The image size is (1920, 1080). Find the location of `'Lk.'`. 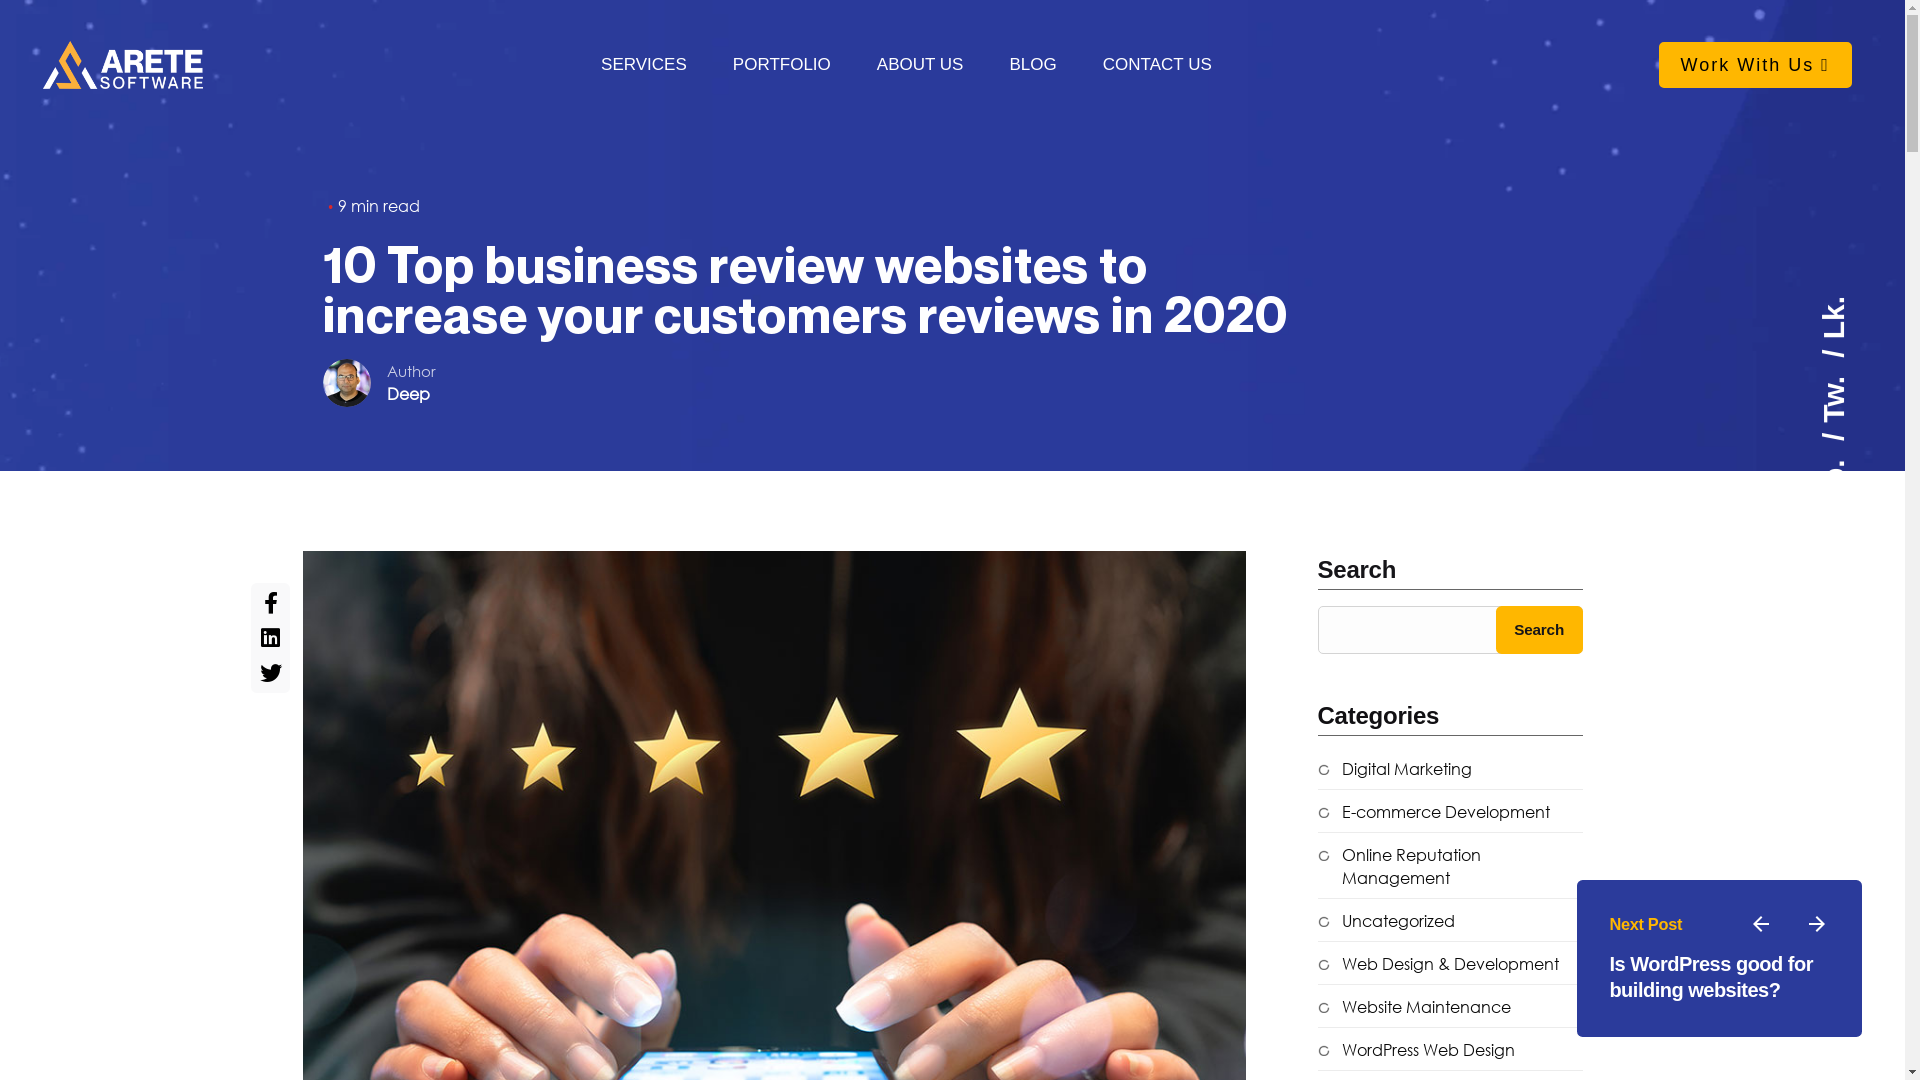

'Lk.' is located at coordinates (1838, 312).